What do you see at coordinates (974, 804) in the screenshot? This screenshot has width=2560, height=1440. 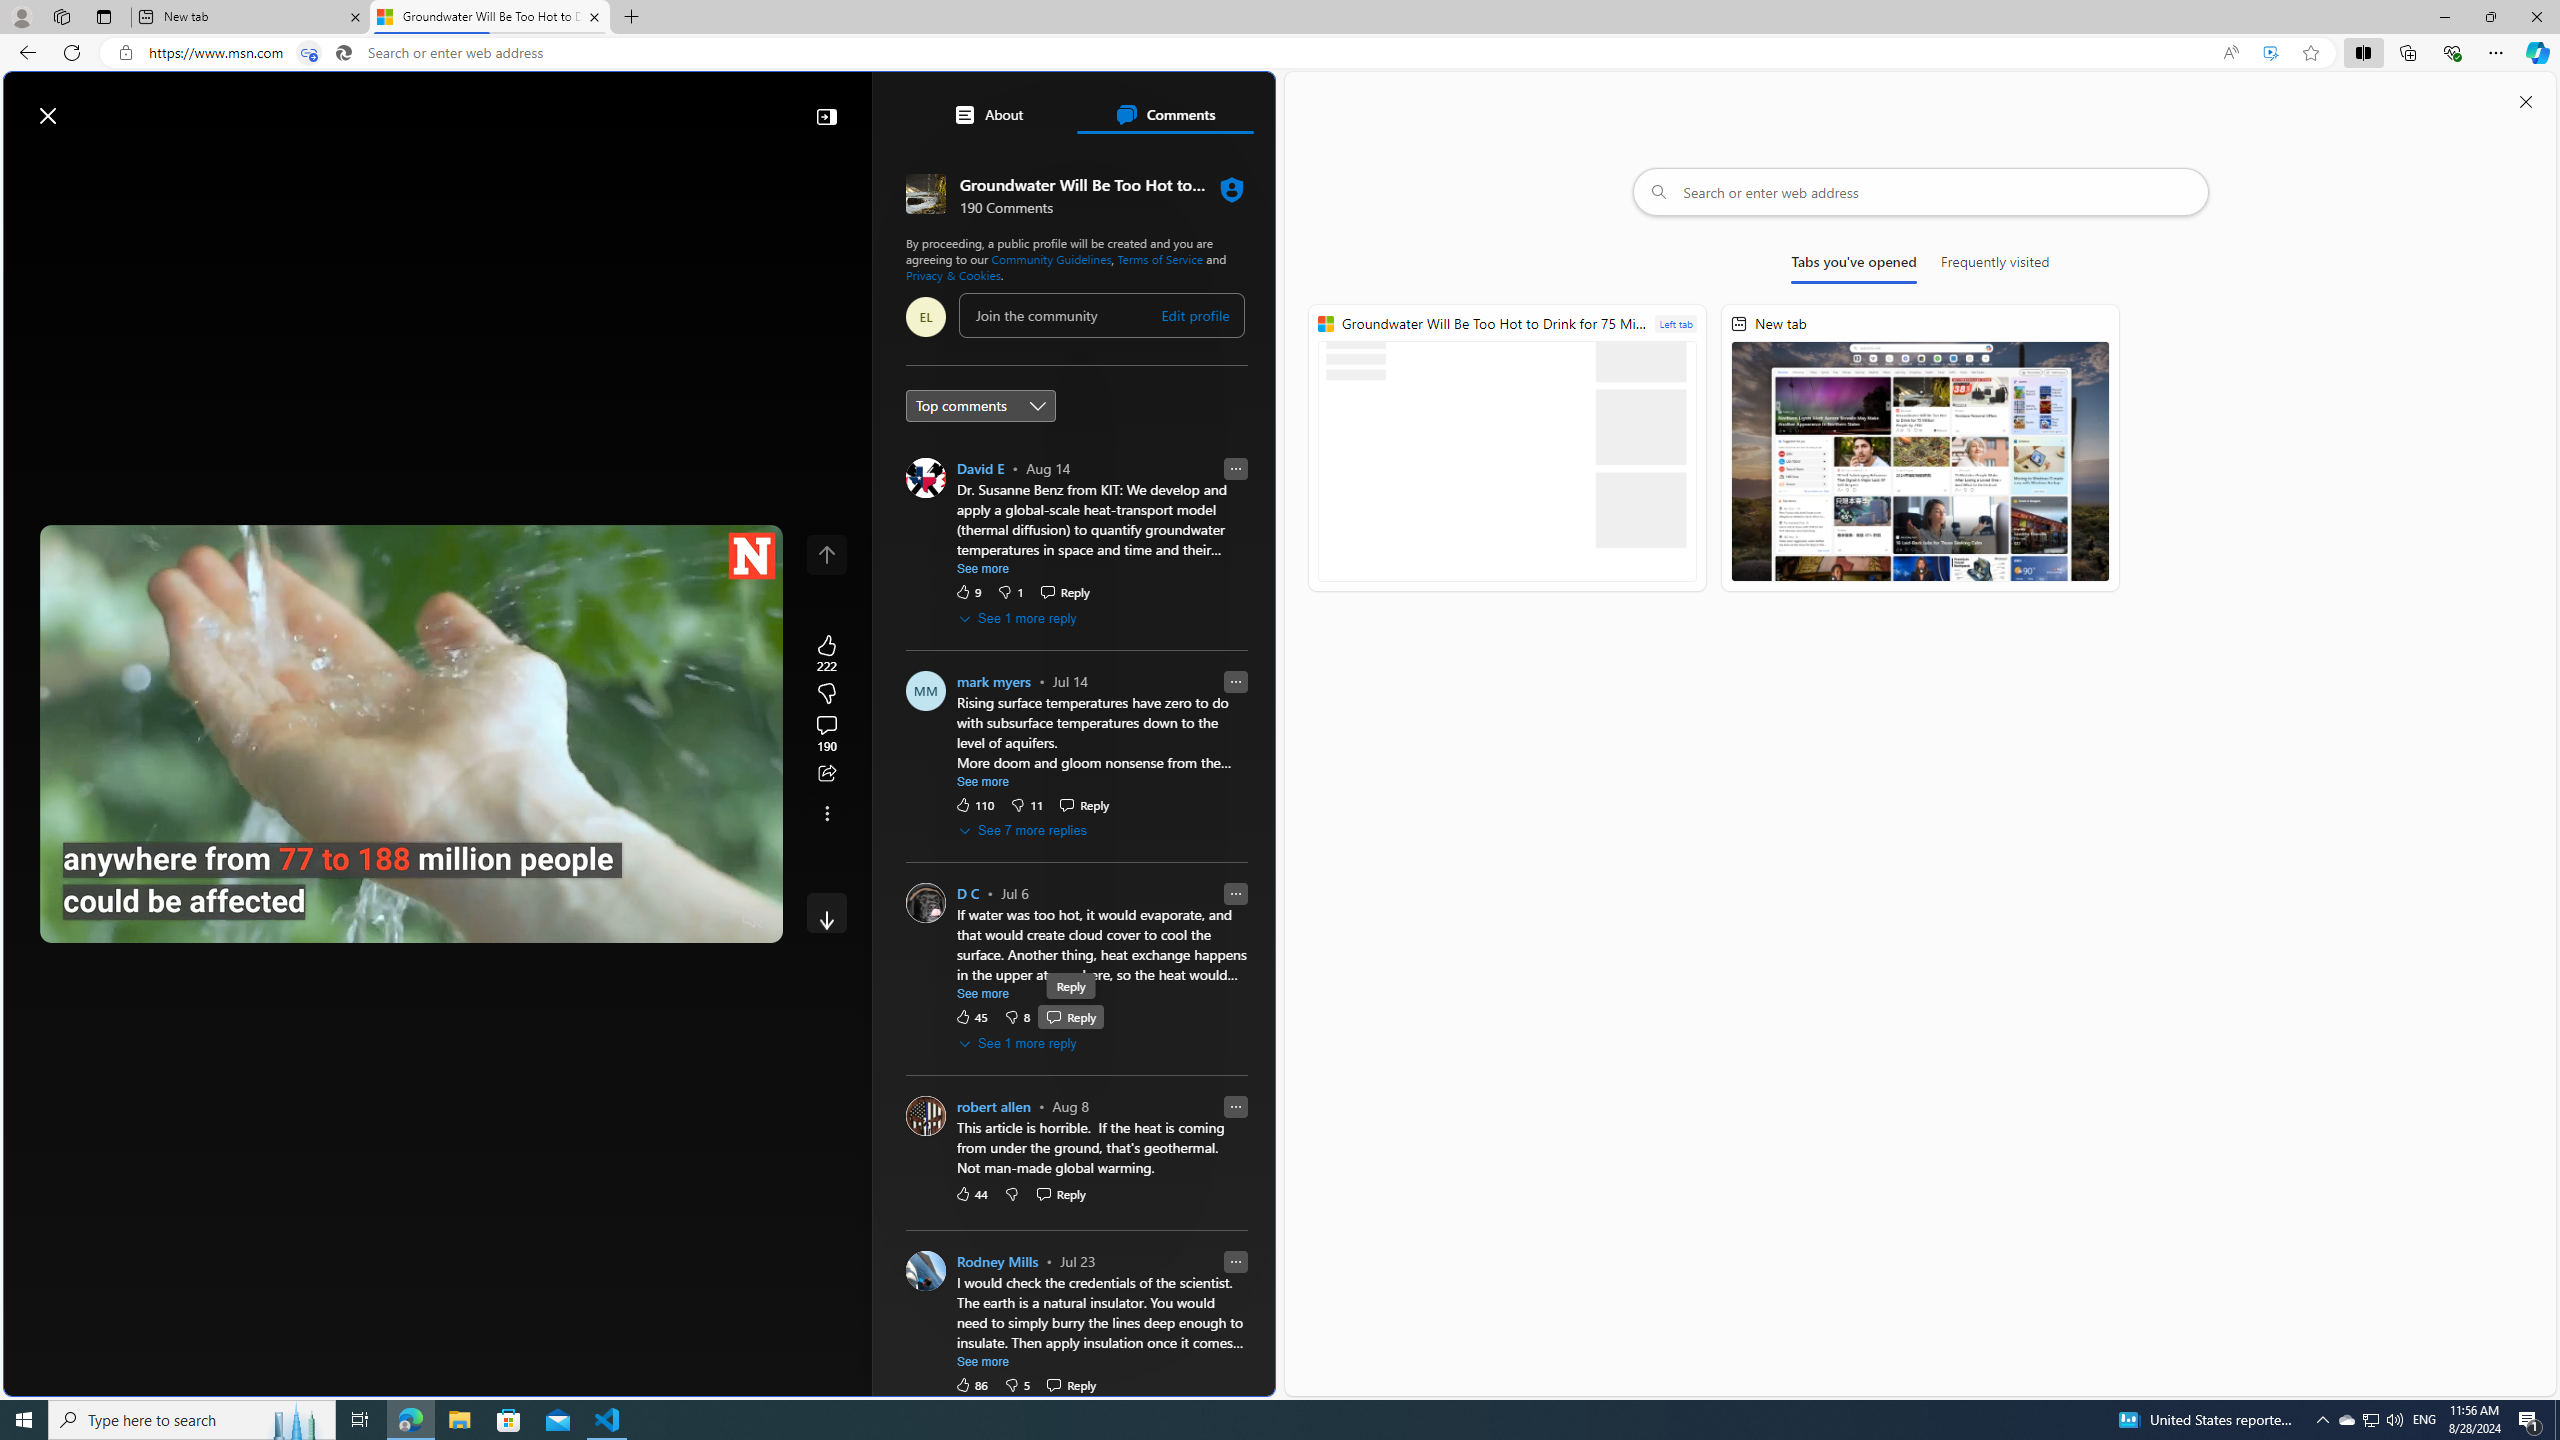 I see `'110 Like'` at bounding box center [974, 804].